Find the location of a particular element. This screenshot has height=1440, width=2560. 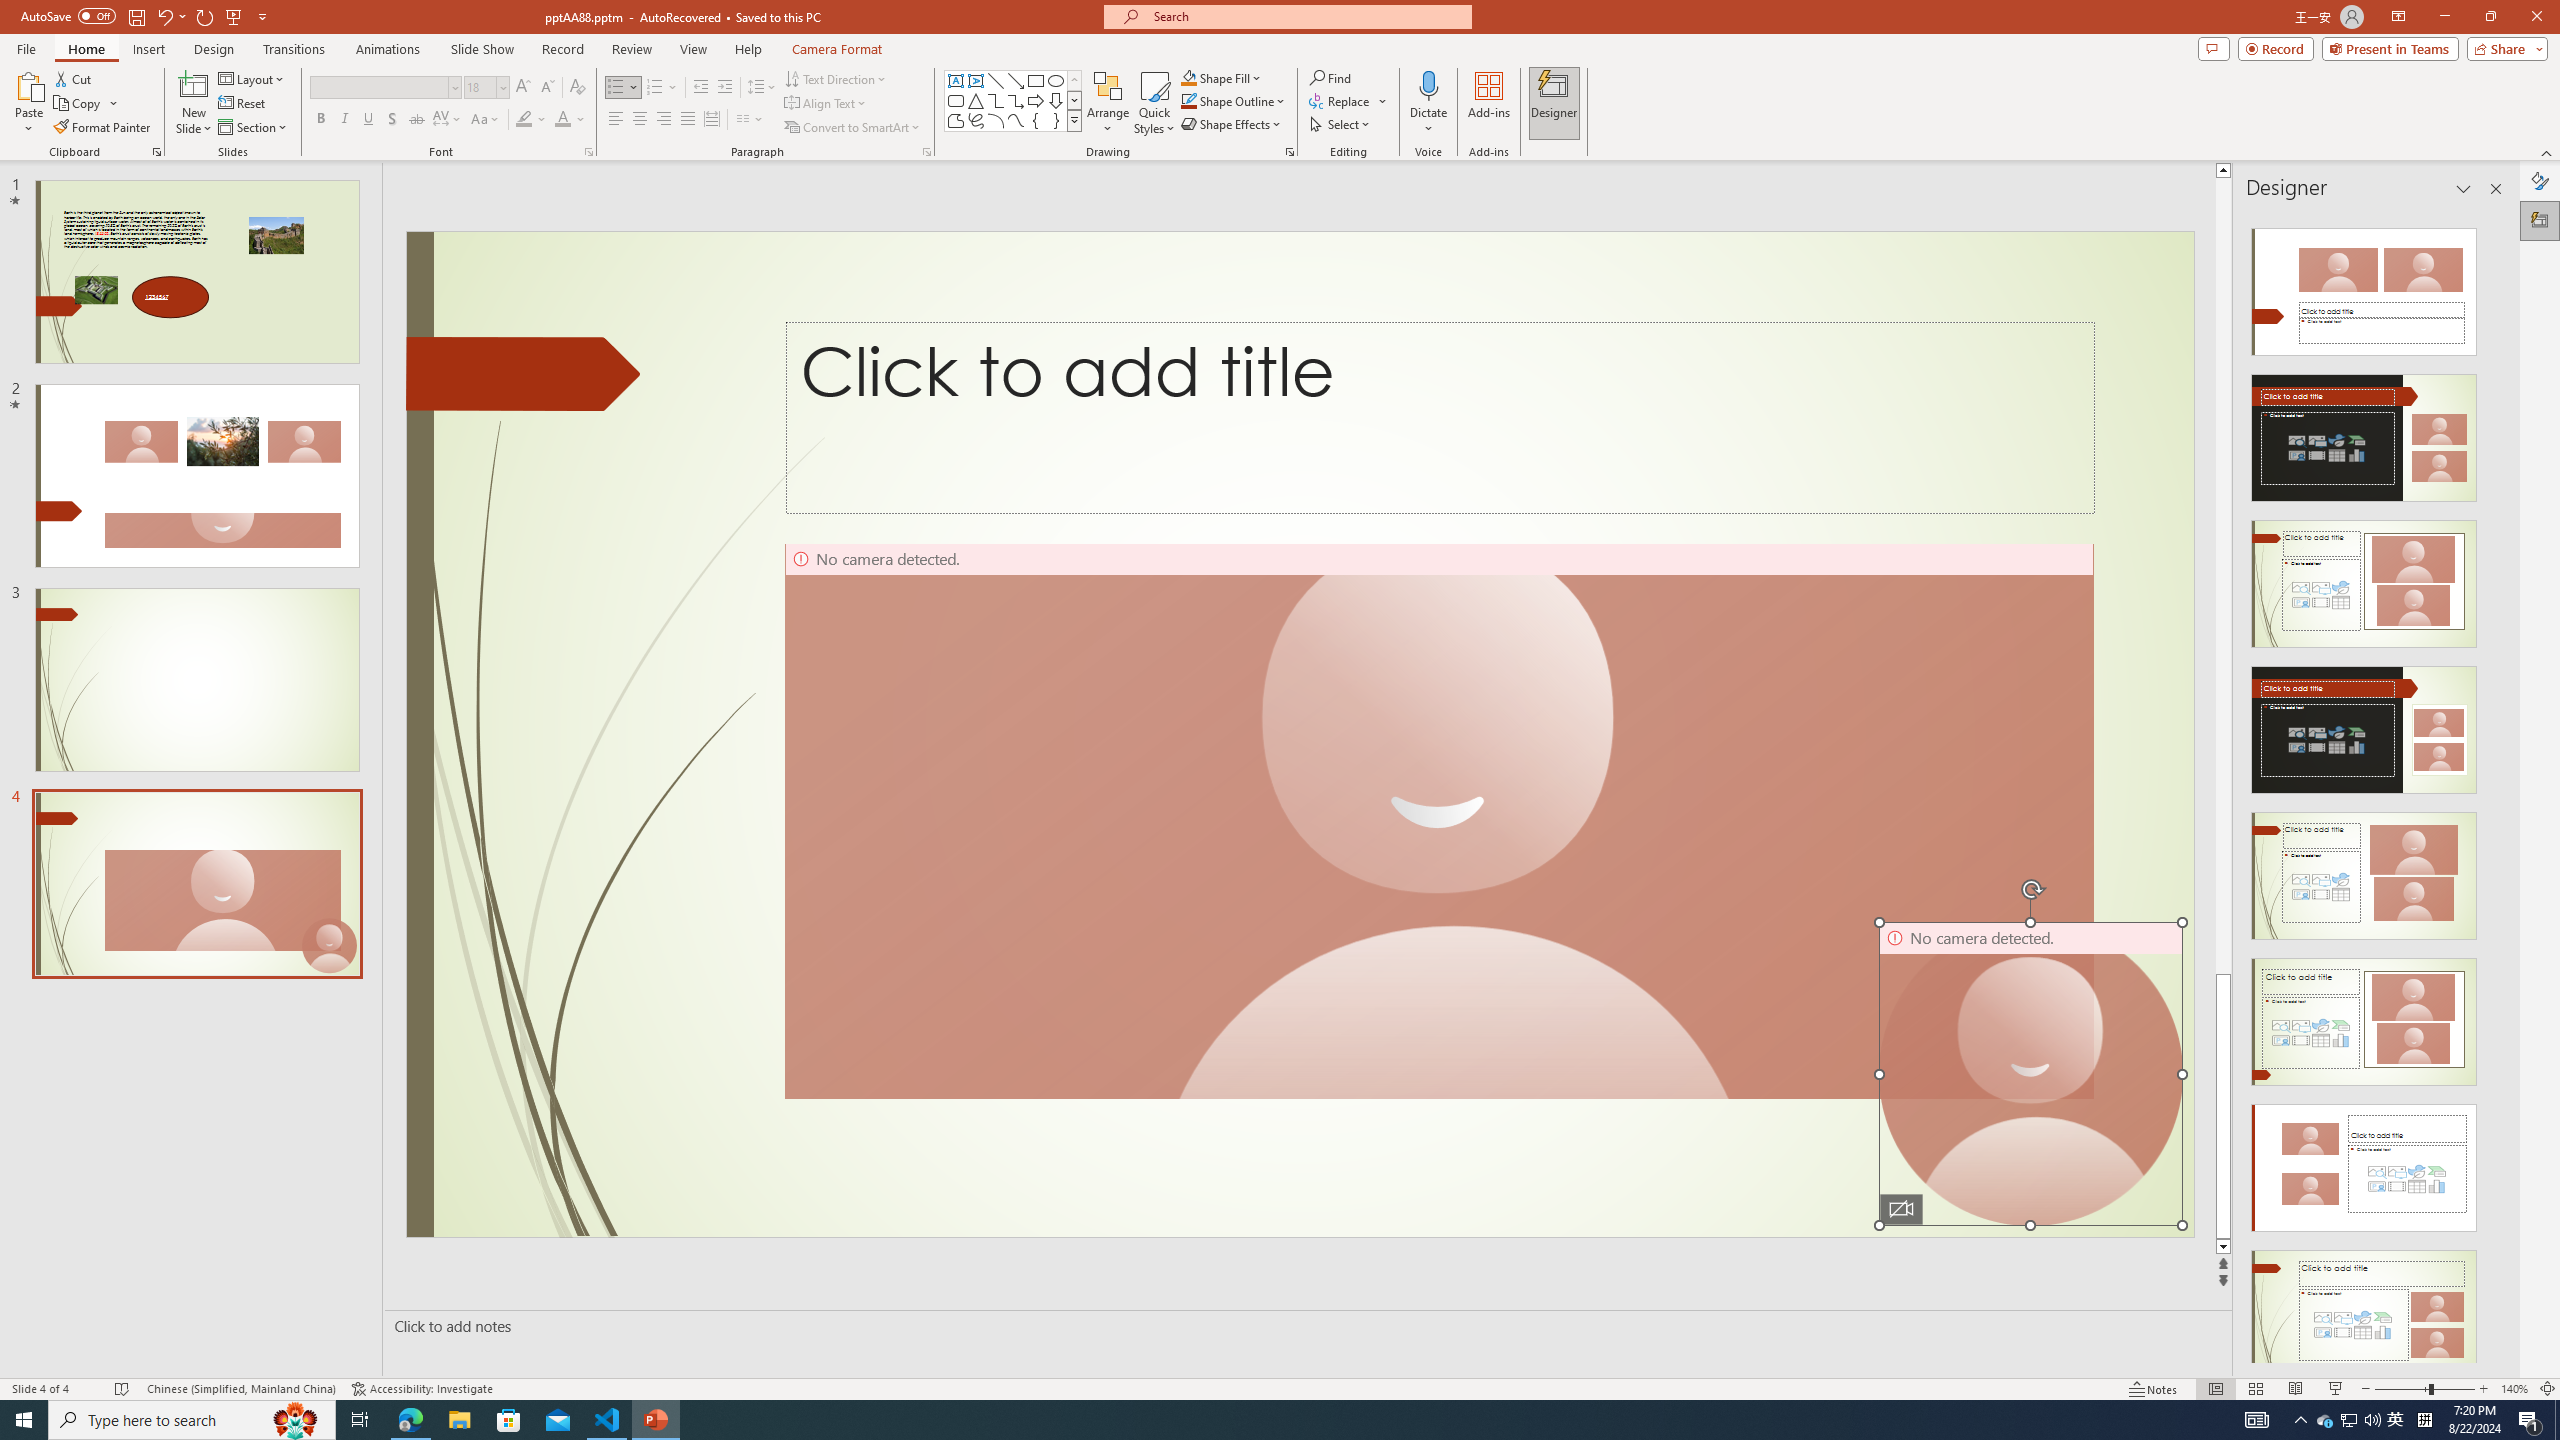

'Italic' is located at coordinates (343, 118).